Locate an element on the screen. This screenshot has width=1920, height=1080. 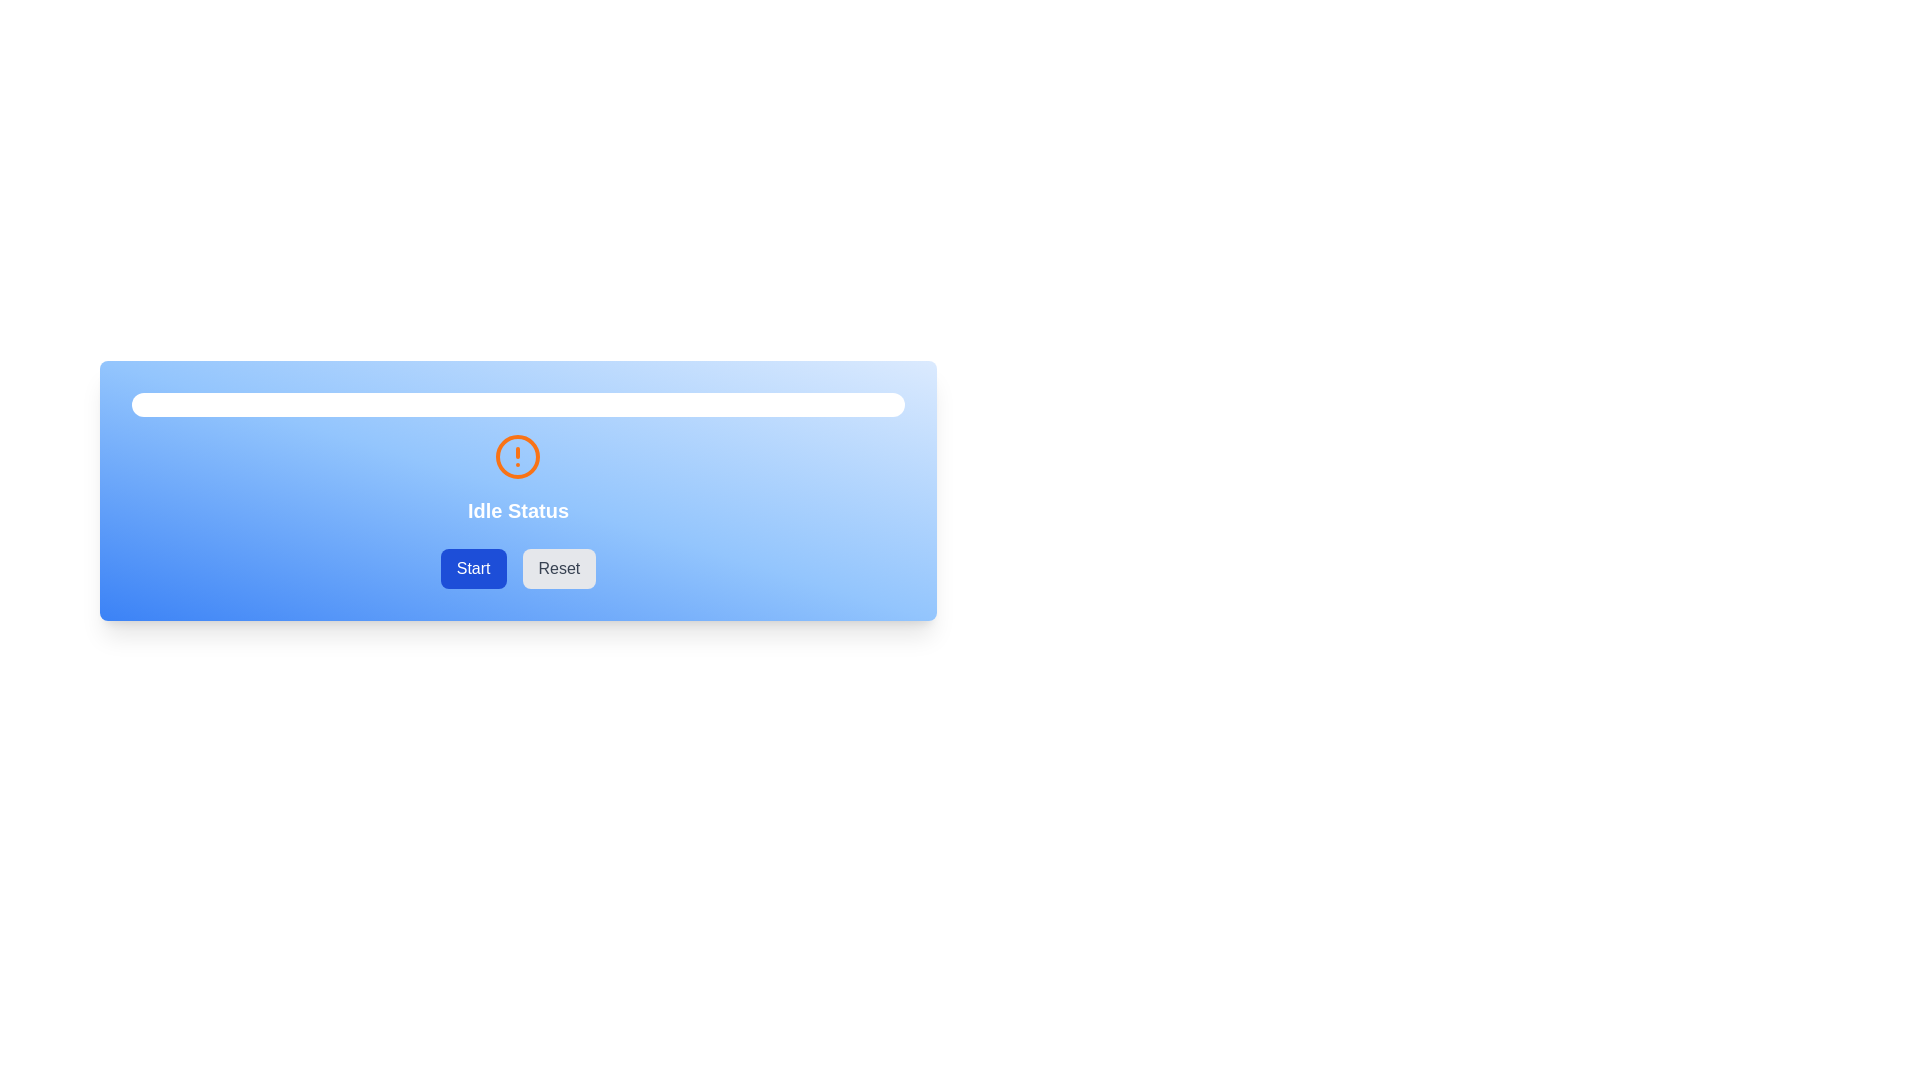
the visual alert represented by the icon with an orange outline and exclamation mark, located above the 'Idle Status' label is located at coordinates (518, 456).